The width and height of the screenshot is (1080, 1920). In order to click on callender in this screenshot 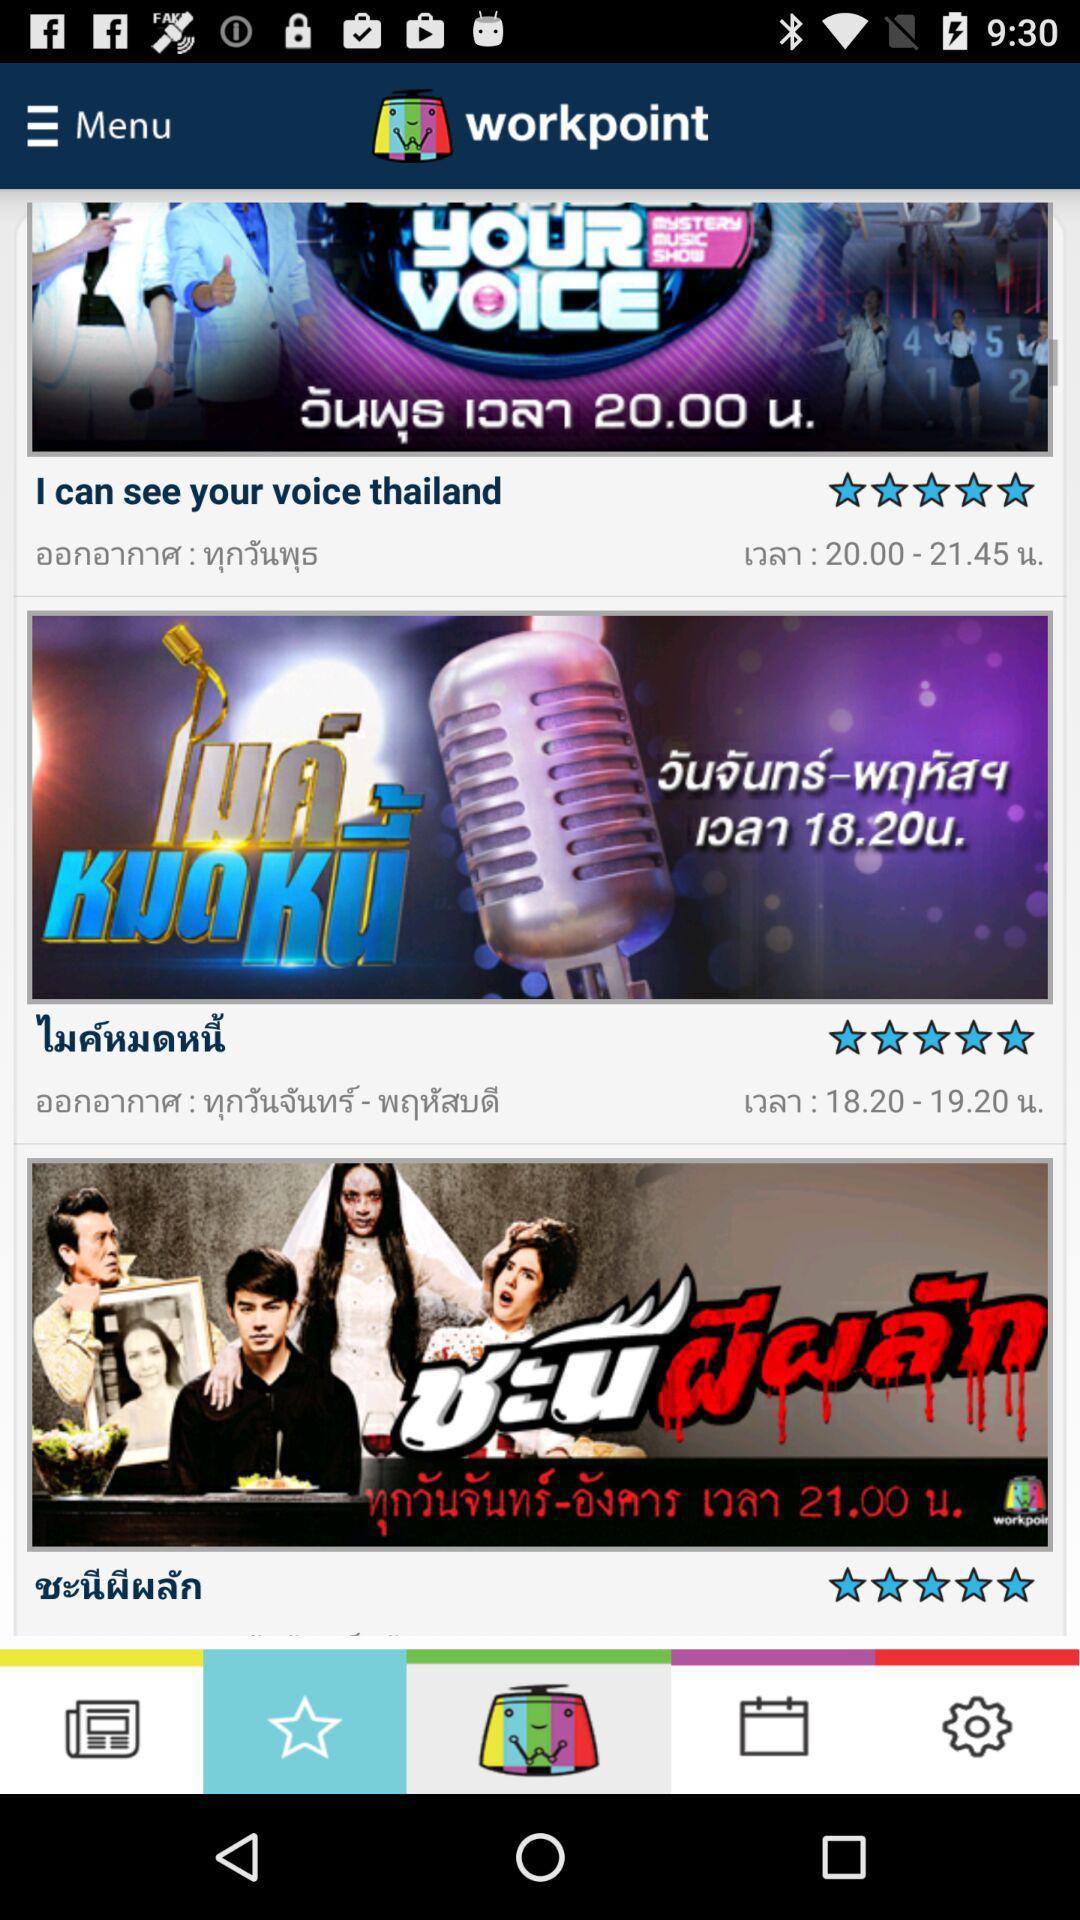, I will do `click(772, 1720)`.